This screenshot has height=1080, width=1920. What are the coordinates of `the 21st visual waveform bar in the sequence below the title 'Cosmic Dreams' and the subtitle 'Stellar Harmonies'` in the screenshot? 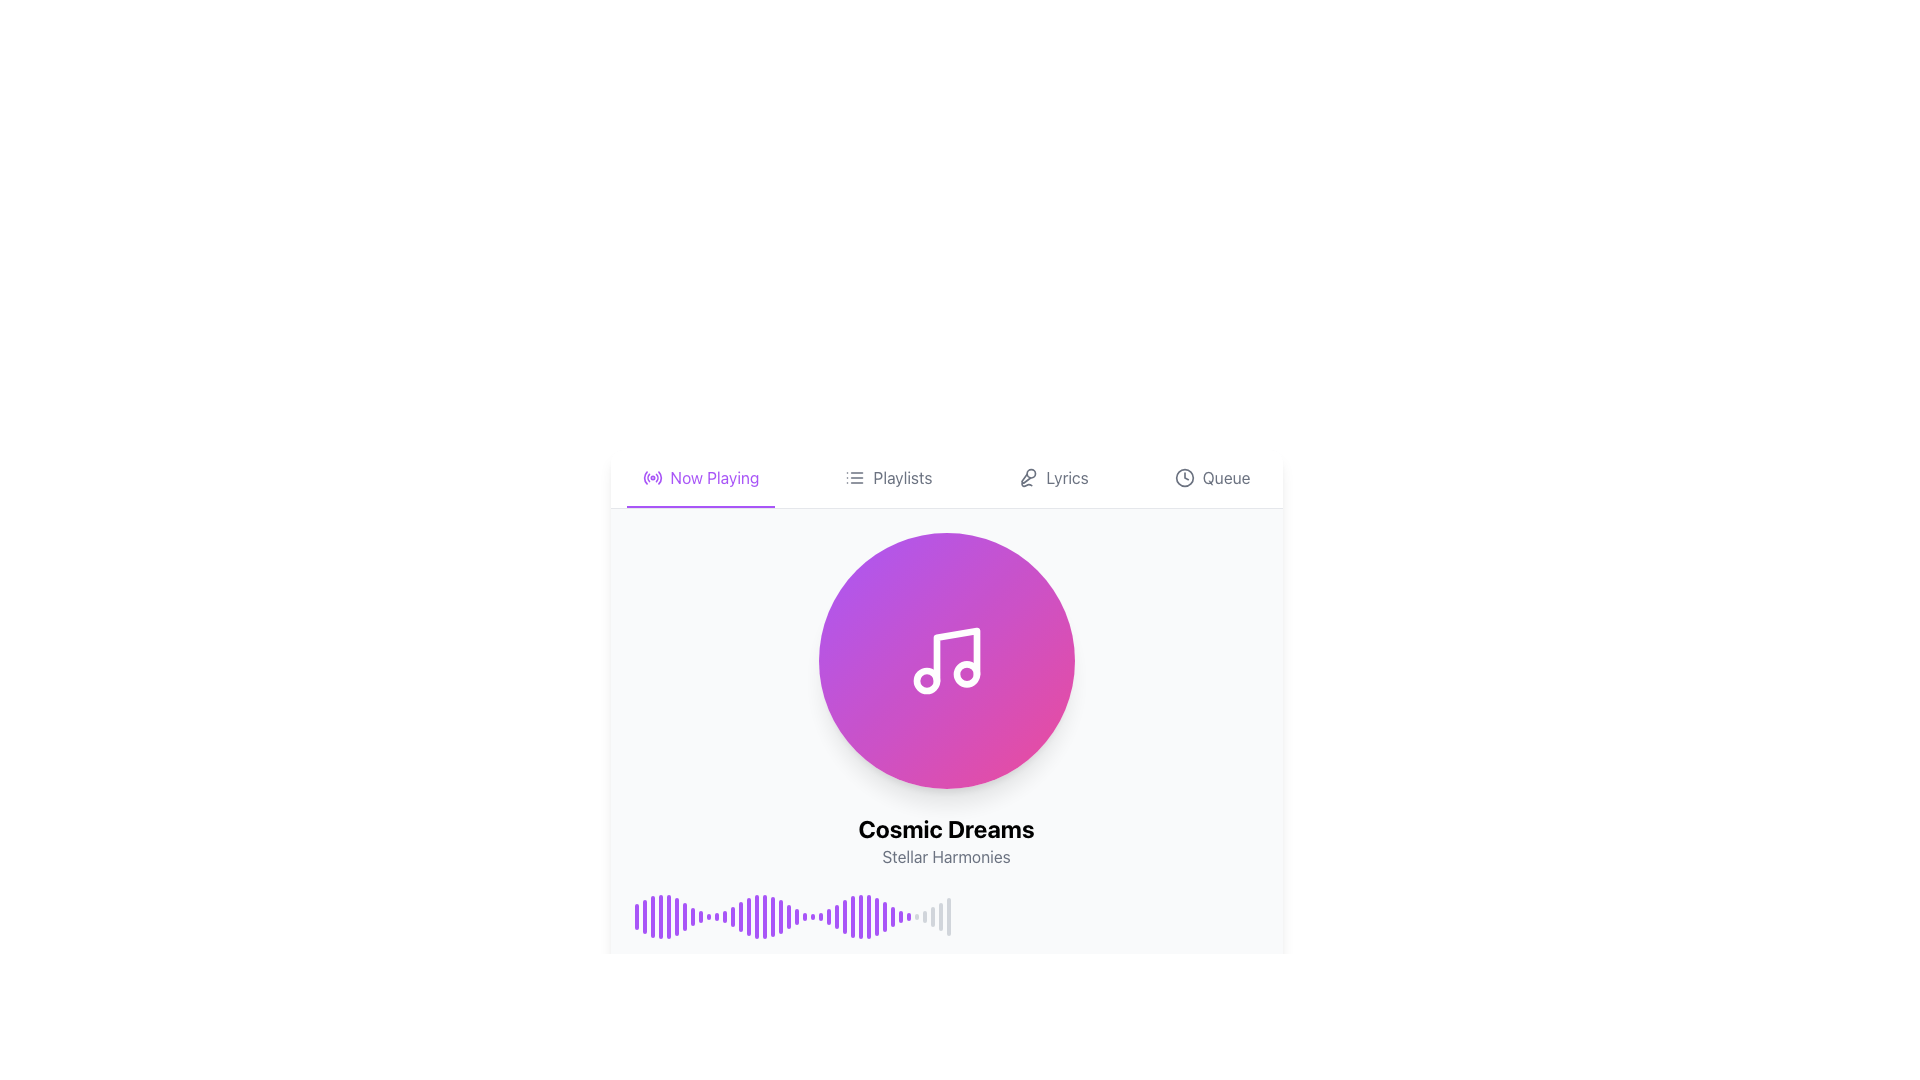 It's located at (795, 917).